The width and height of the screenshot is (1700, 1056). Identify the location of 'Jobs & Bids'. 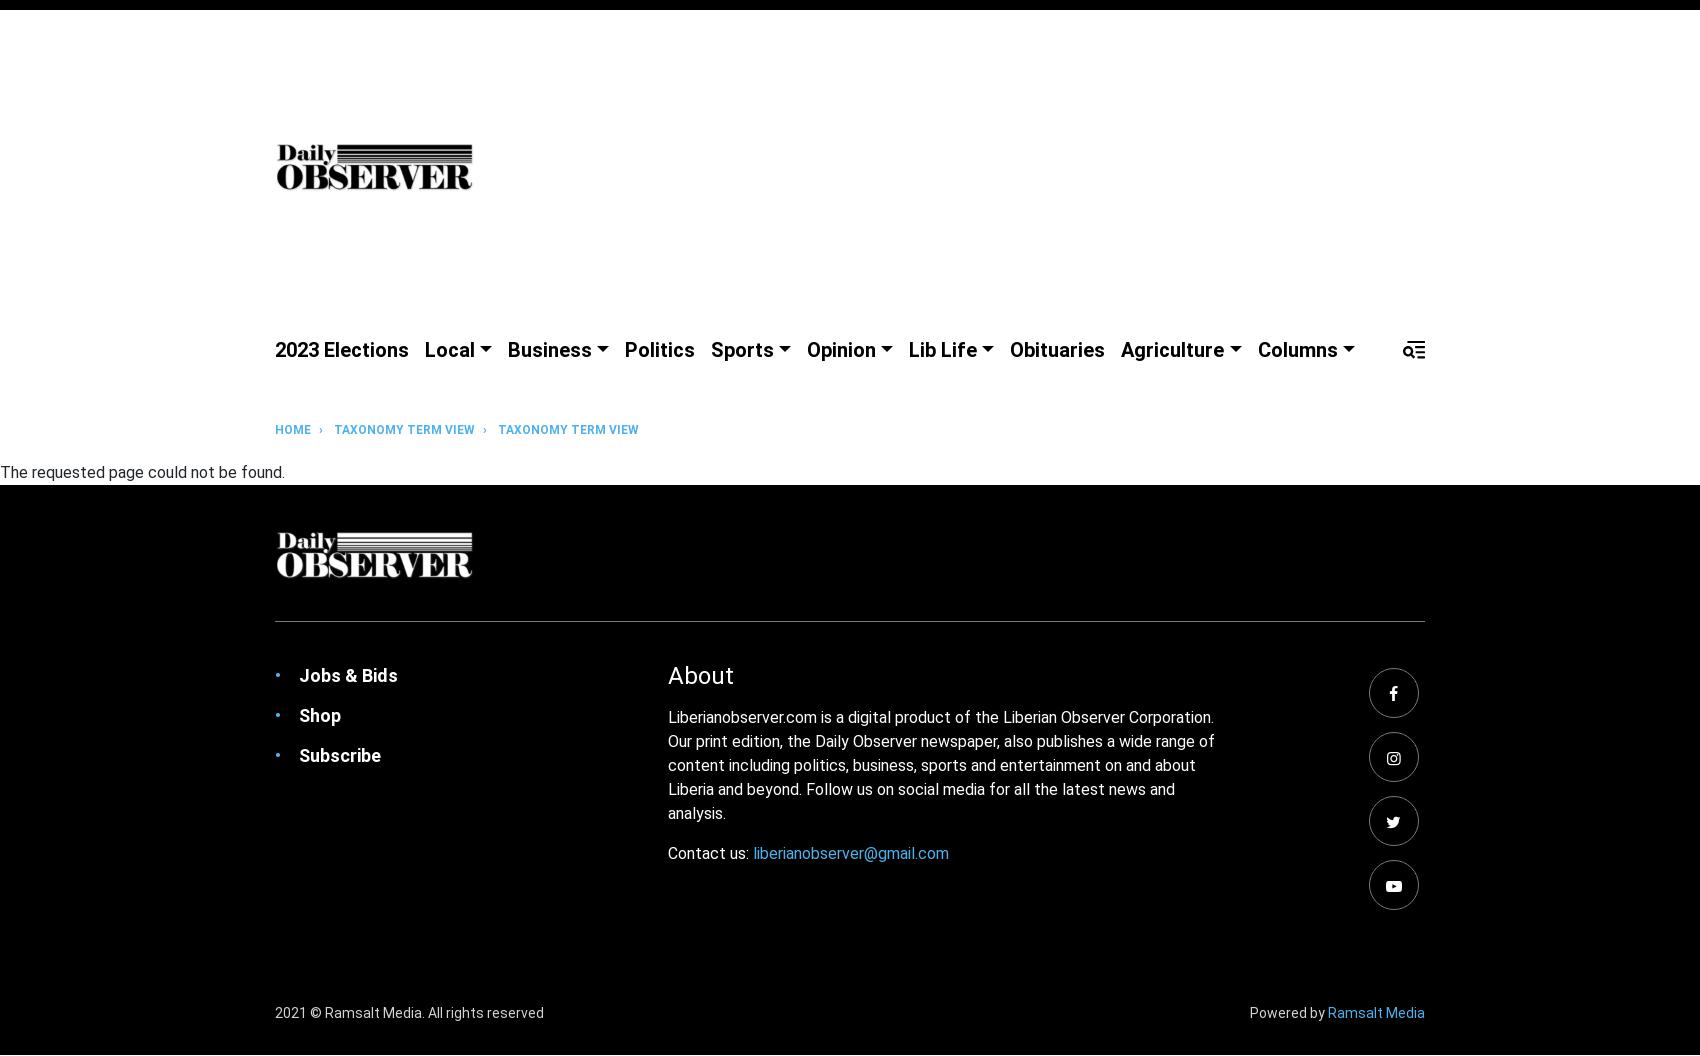
(347, 674).